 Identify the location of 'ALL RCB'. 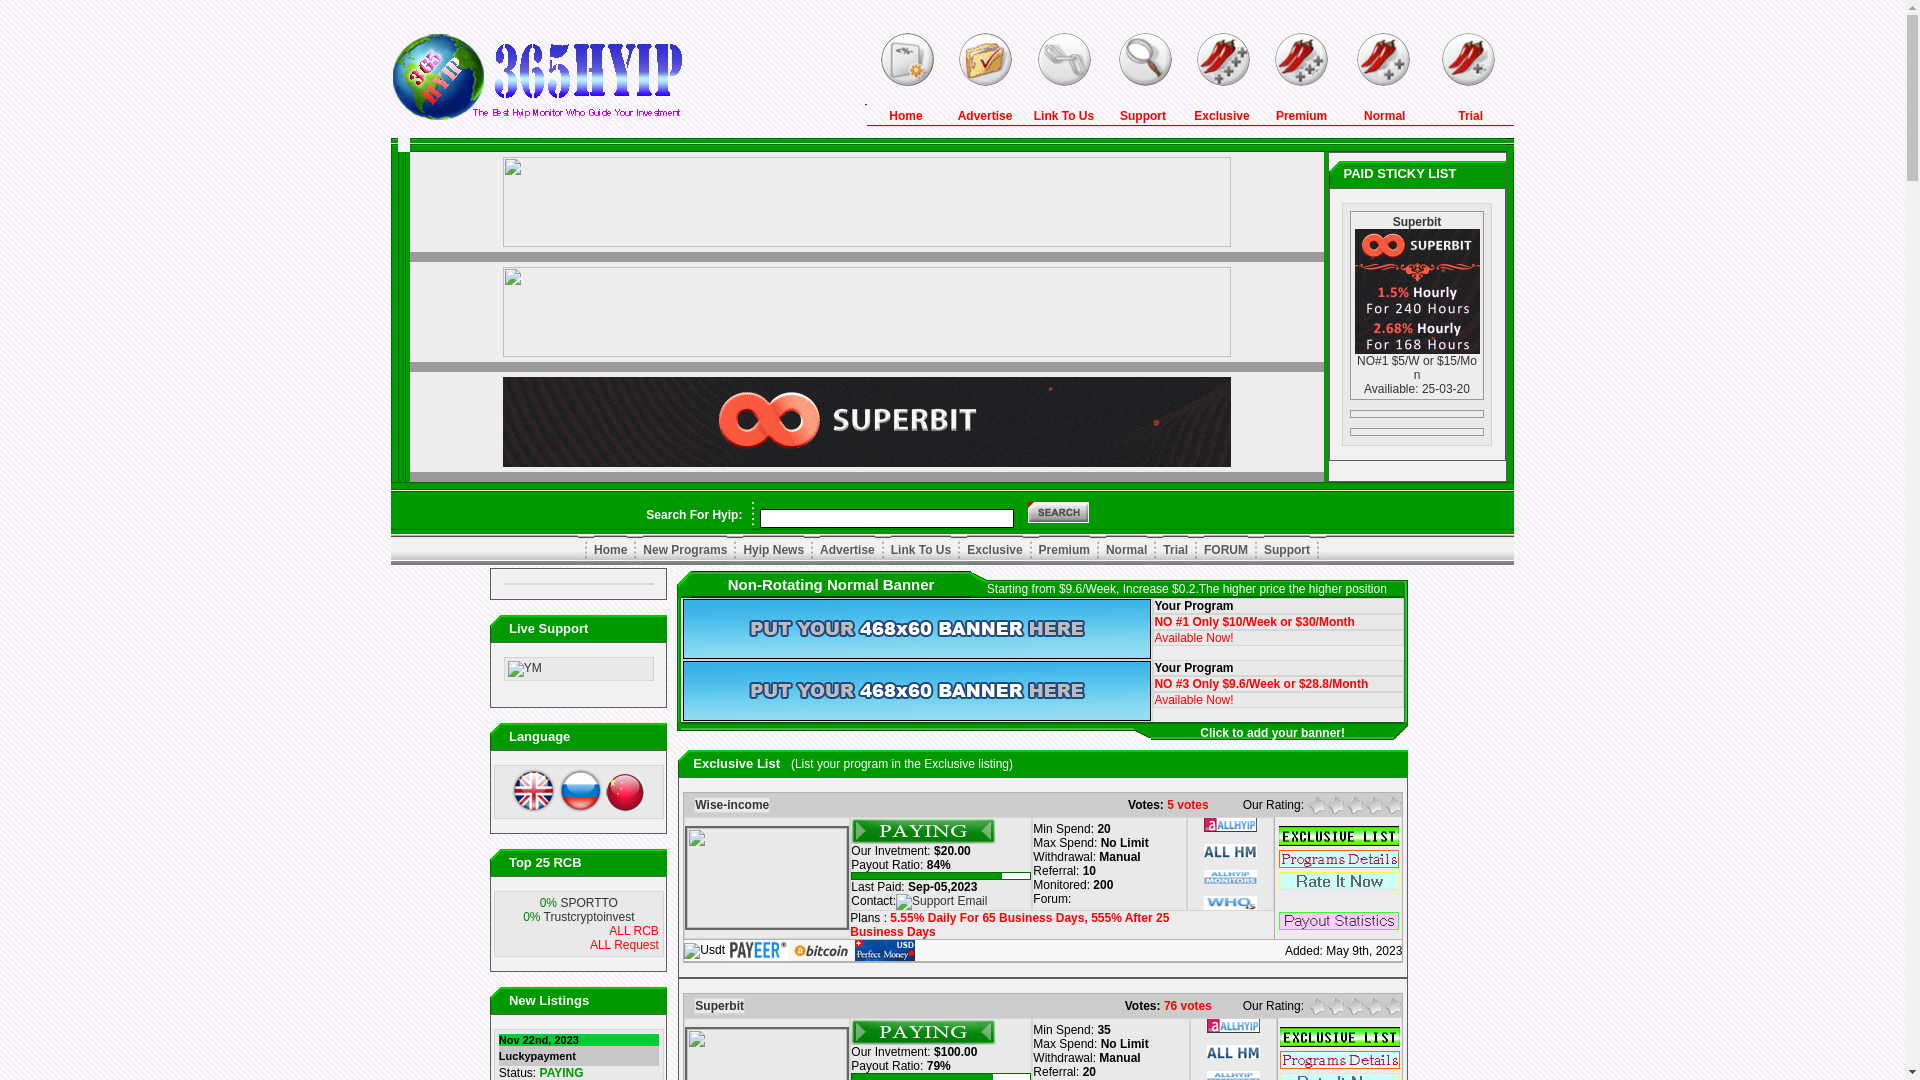
(632, 930).